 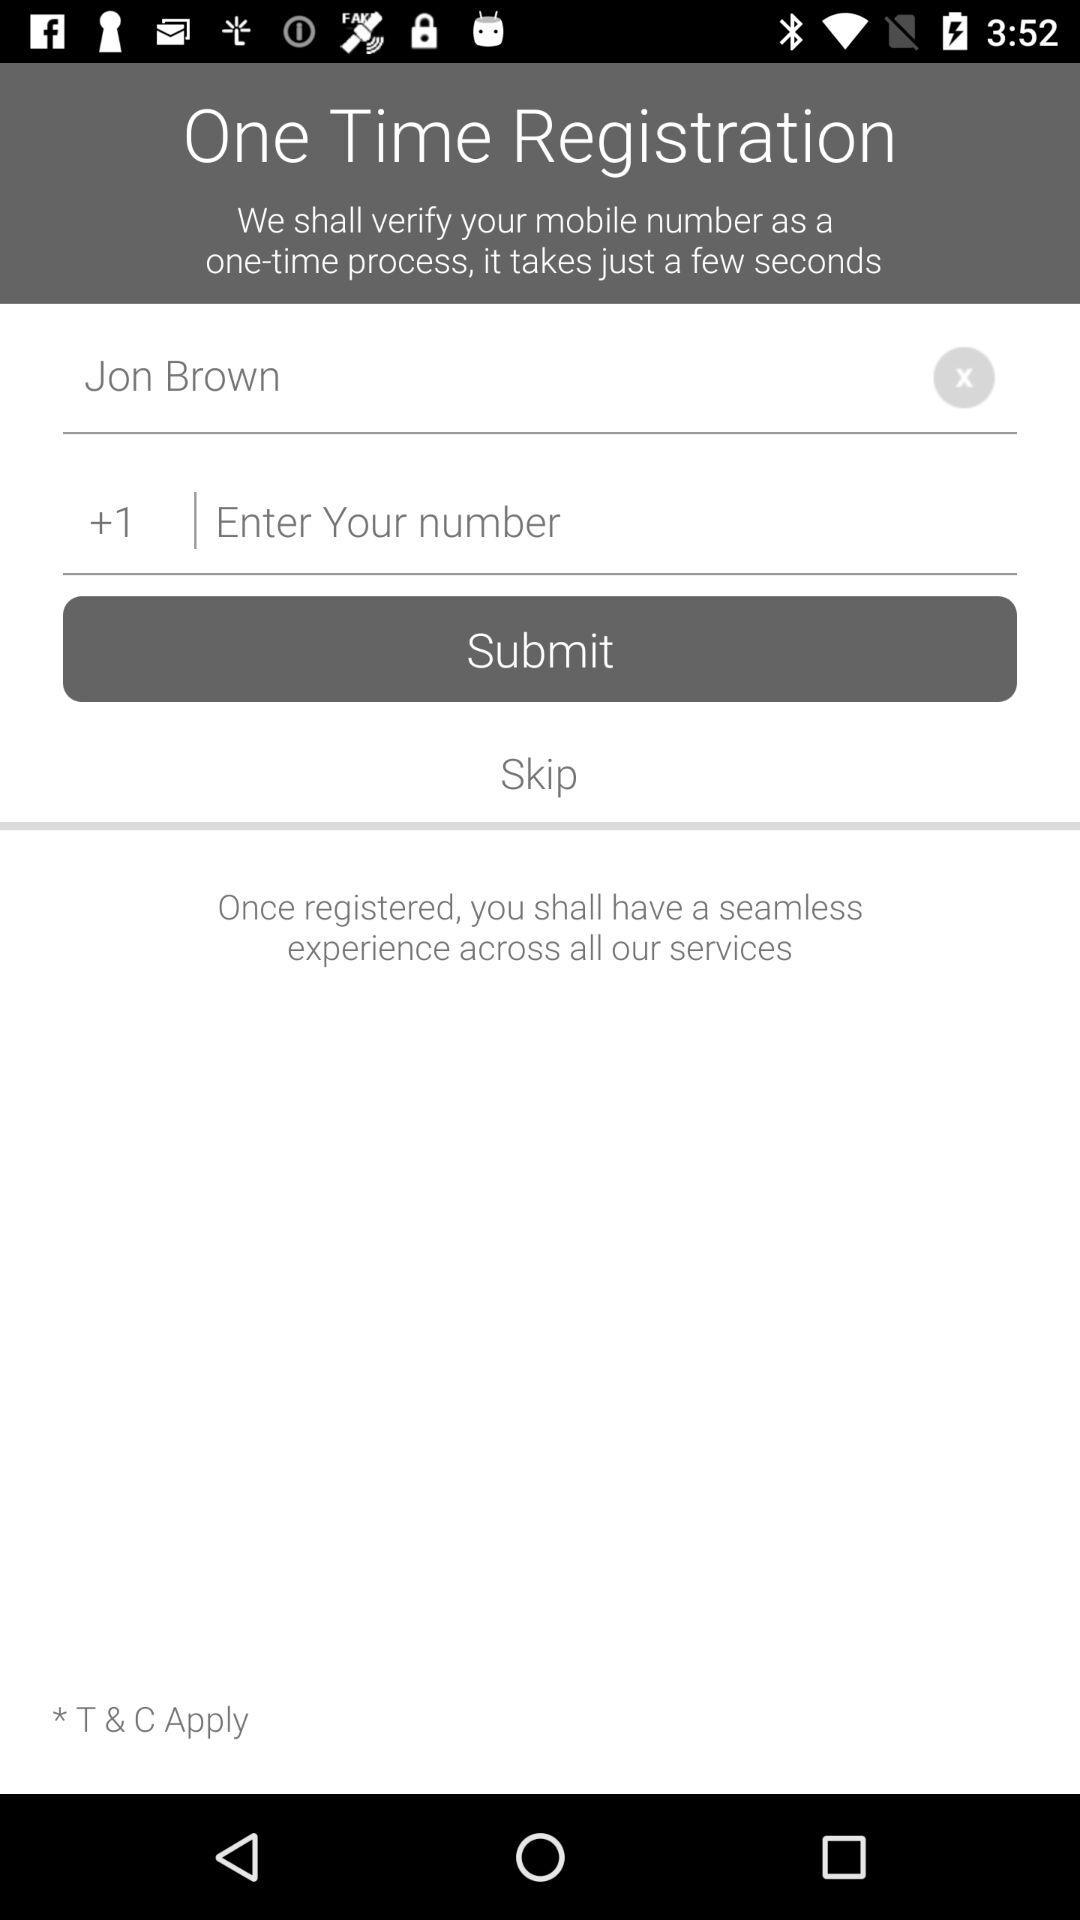 What do you see at coordinates (963, 377) in the screenshot?
I see `the close icon` at bounding box center [963, 377].